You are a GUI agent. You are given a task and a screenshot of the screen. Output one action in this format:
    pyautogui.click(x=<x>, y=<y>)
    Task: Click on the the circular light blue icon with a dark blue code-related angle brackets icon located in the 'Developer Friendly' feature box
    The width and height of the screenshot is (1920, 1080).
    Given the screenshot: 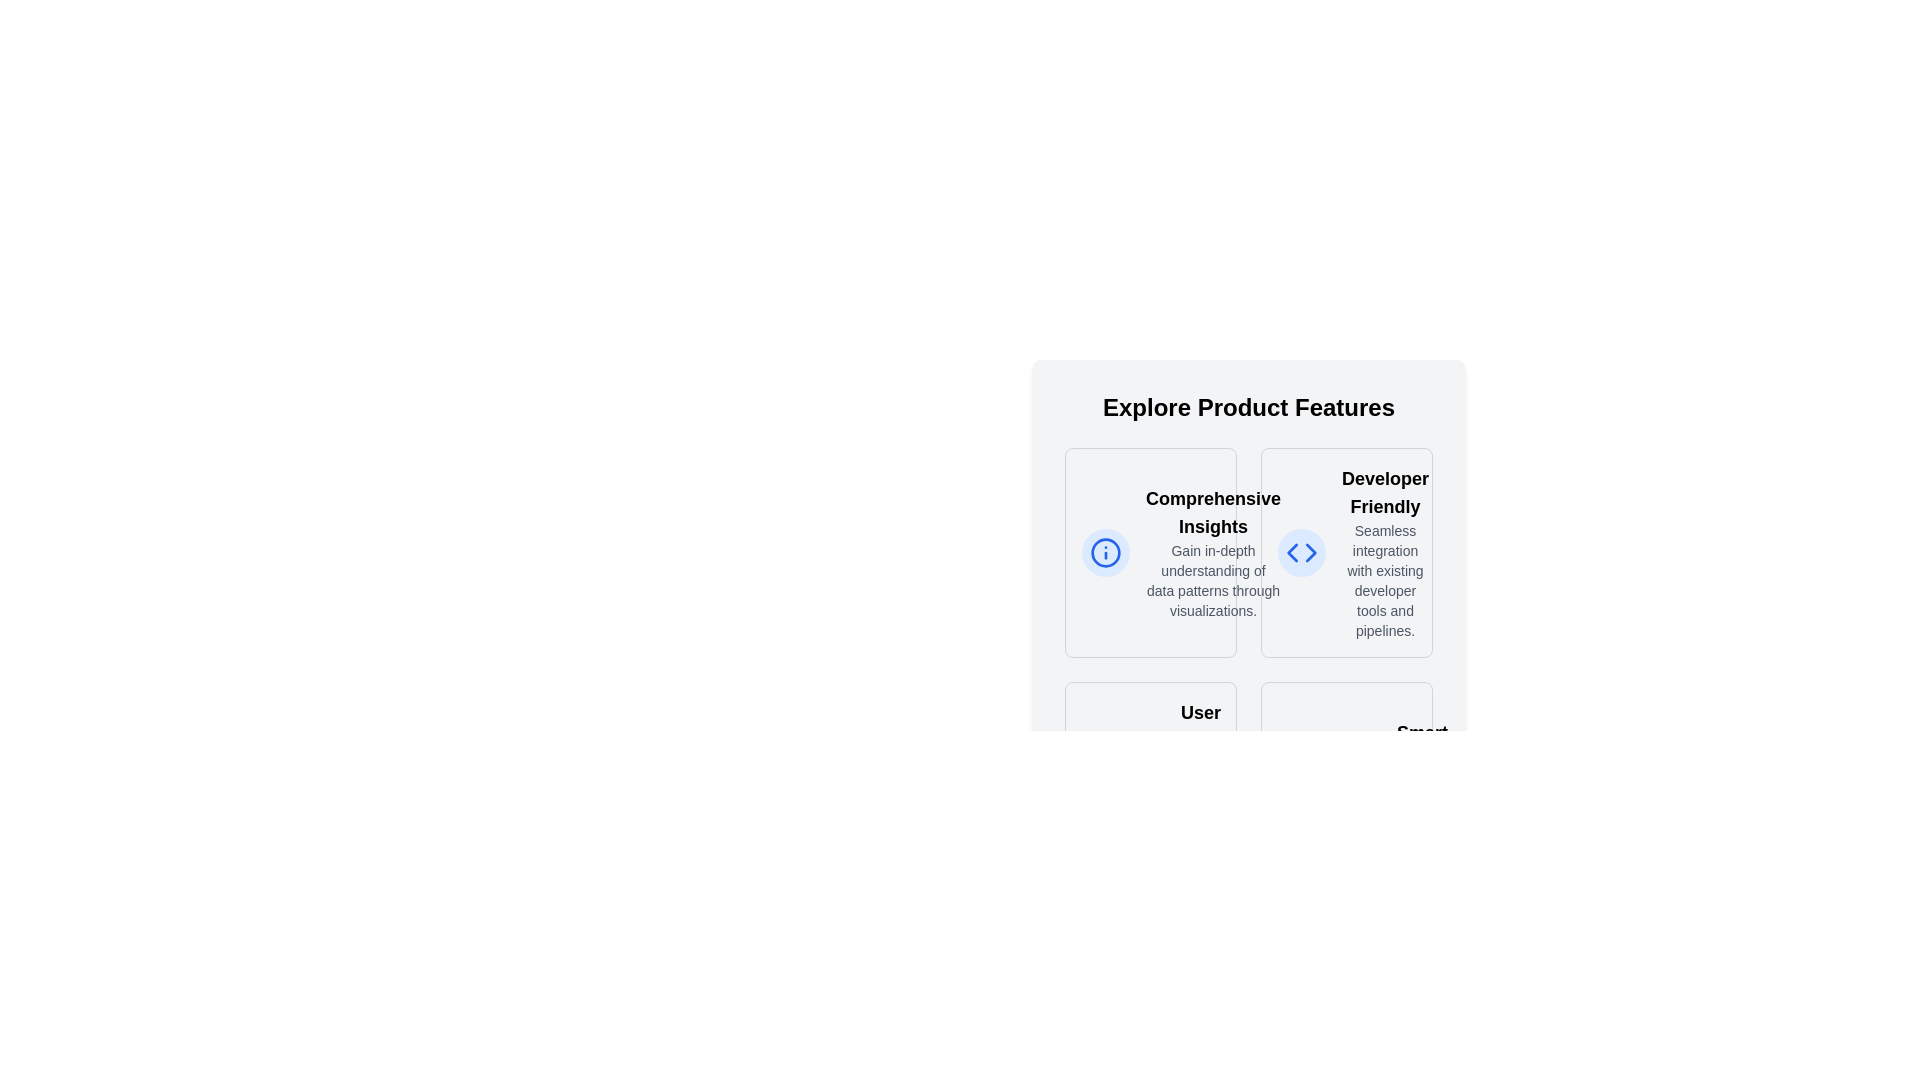 What is the action you would take?
    pyautogui.click(x=1301, y=552)
    